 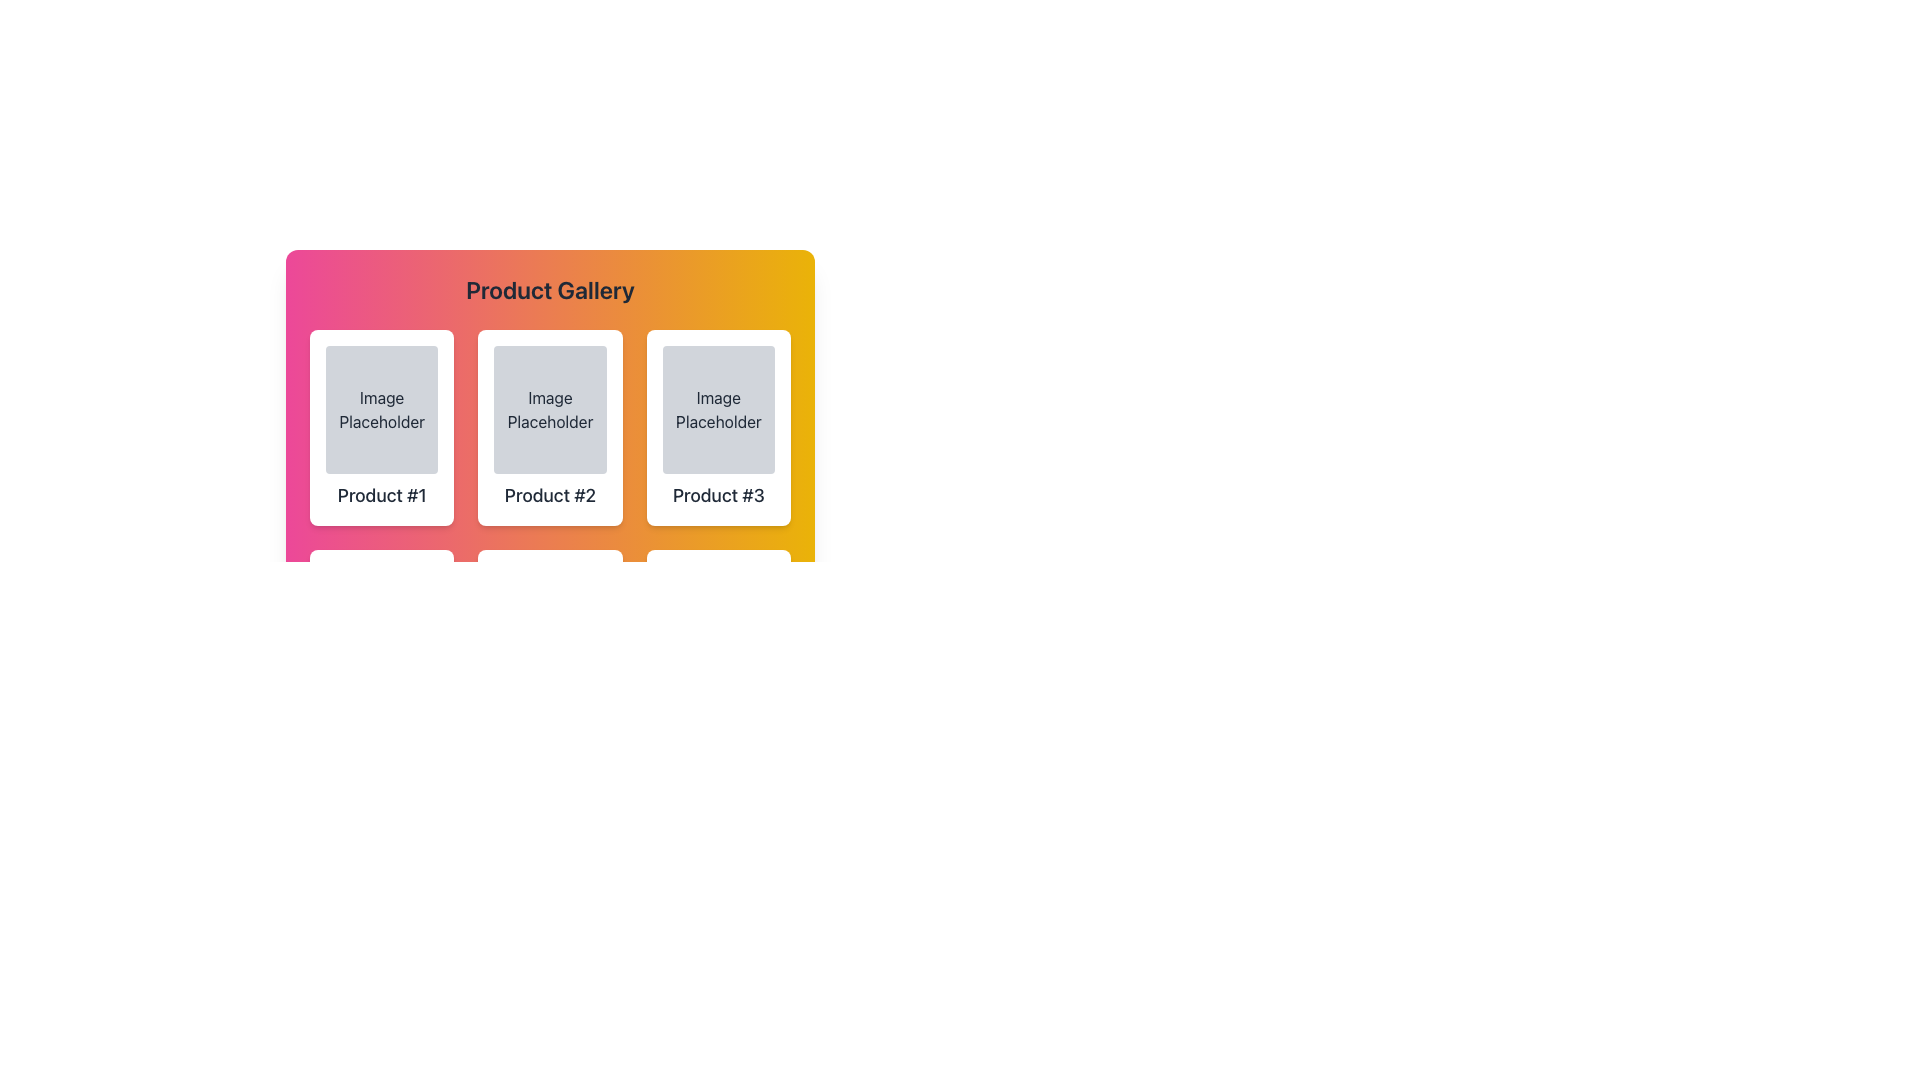 What do you see at coordinates (382, 408) in the screenshot?
I see `the first image placeholder component in the top-left quadrant of the 'Product #1' card, which visually indicates where an image would be displayed` at bounding box center [382, 408].